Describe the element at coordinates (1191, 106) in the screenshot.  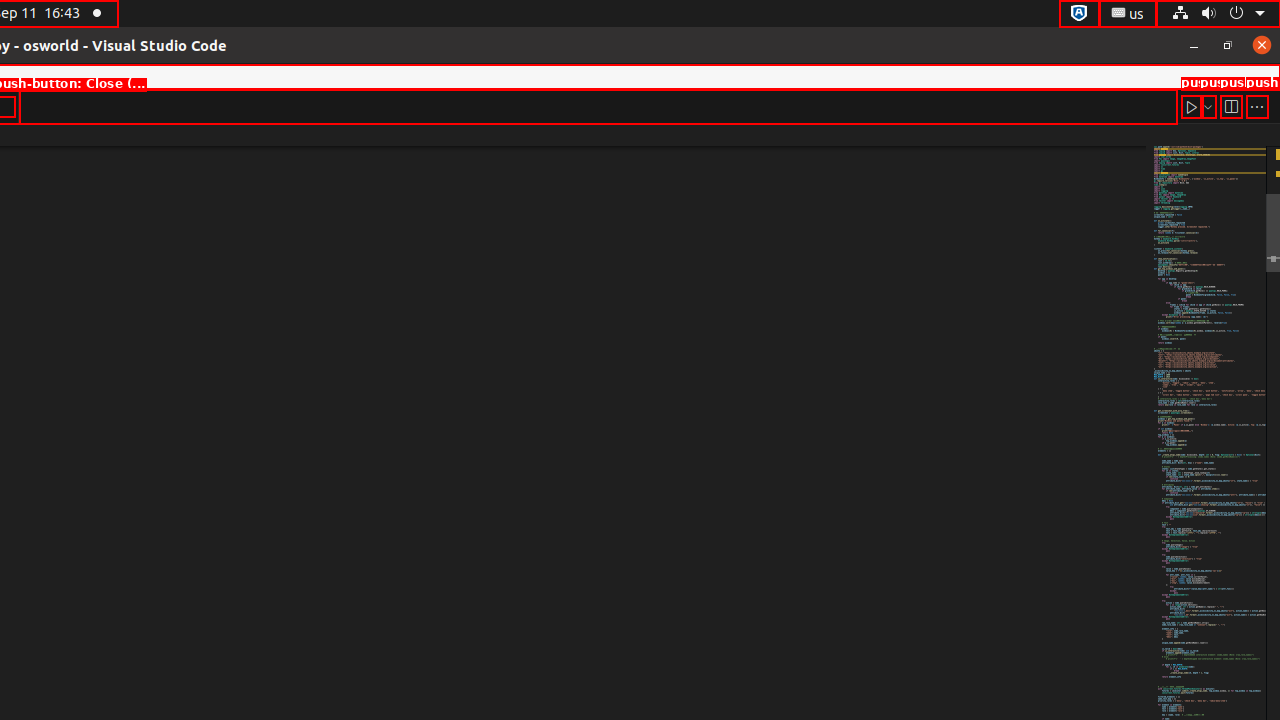
I see `'Run Python File'` at that location.